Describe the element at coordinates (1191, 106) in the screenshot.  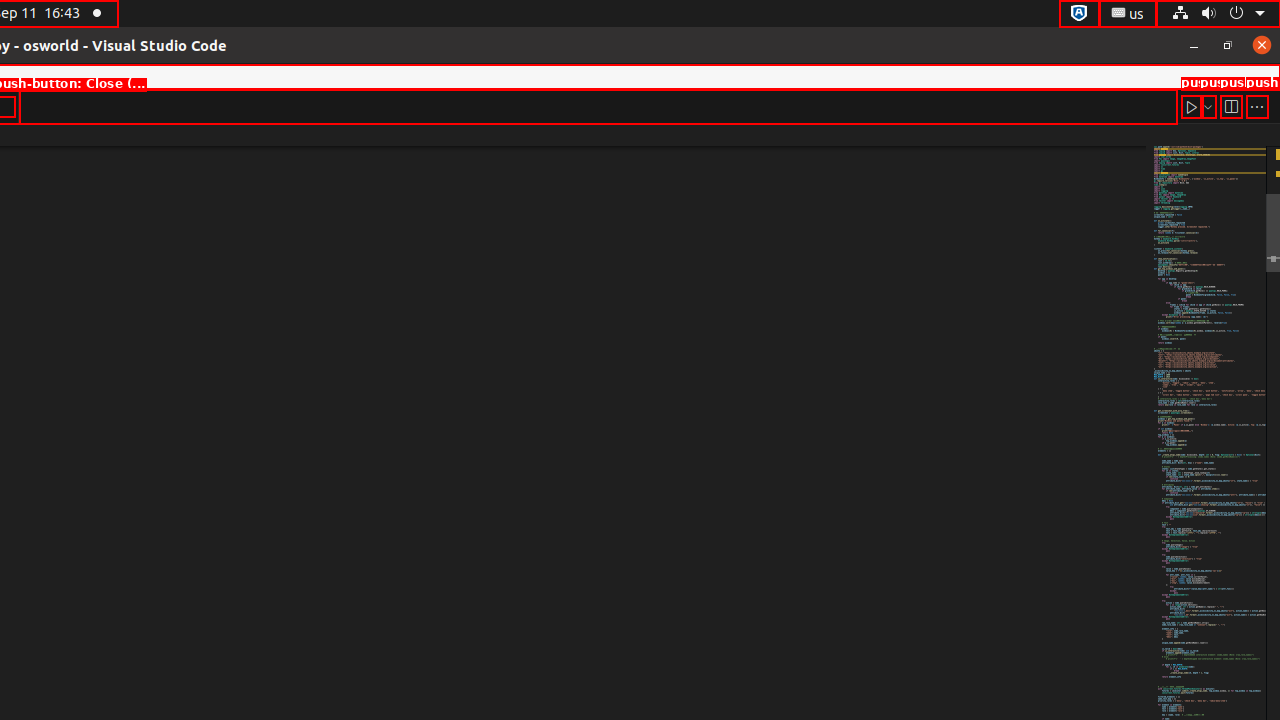
I see `'Run Python File'` at that location.